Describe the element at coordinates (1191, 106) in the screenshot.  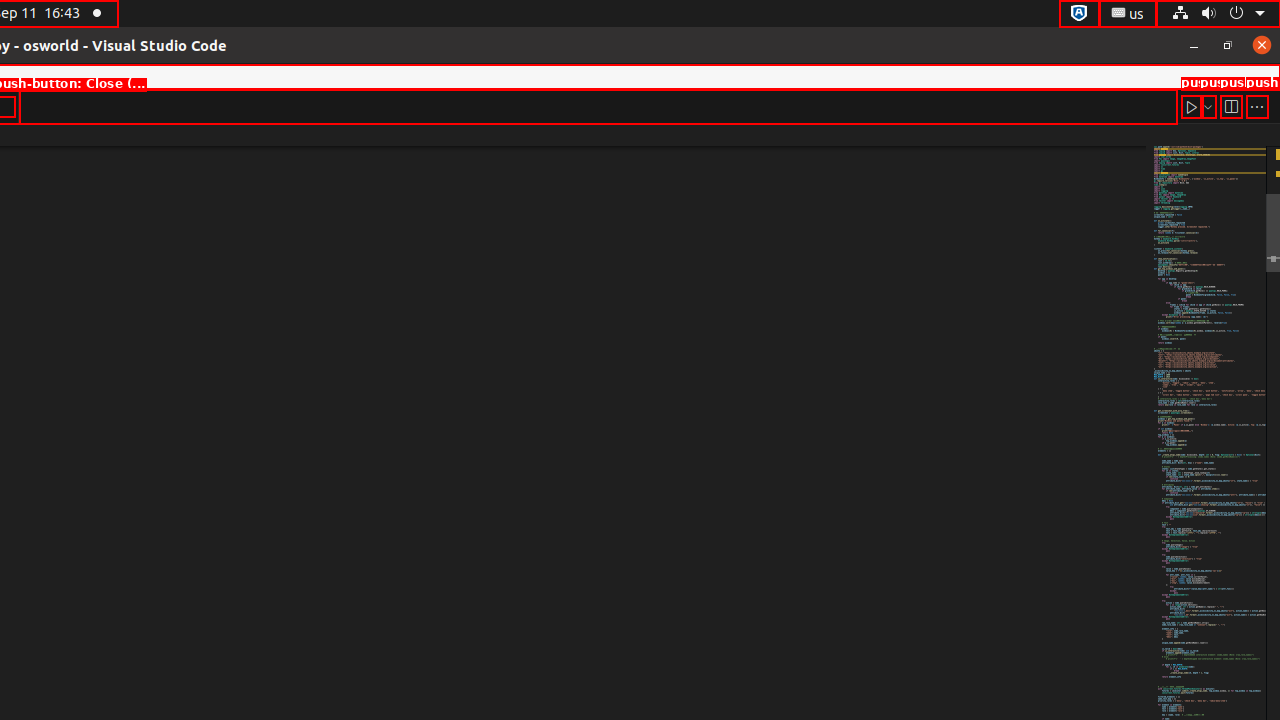
I see `'Run Python File'` at that location.